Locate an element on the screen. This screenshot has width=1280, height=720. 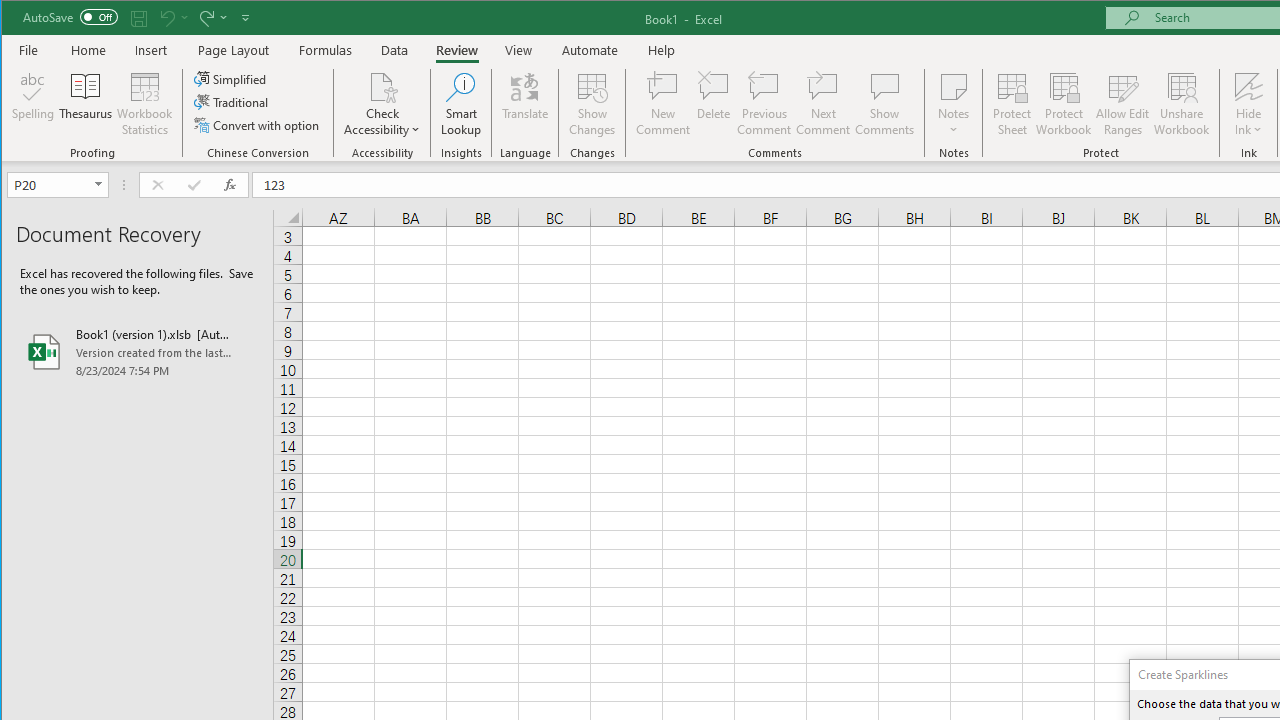
'Unshare Workbook' is located at coordinates (1182, 104).